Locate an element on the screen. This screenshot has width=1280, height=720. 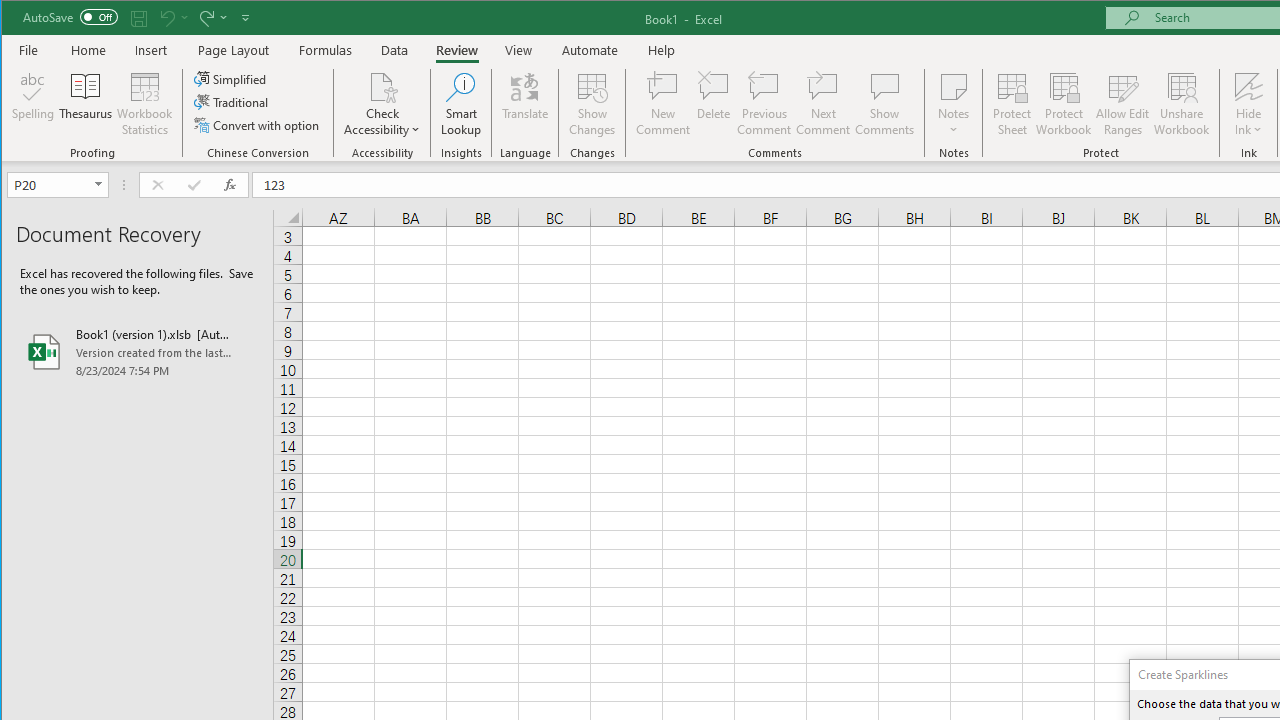
'Unshare Workbook' is located at coordinates (1182, 104).